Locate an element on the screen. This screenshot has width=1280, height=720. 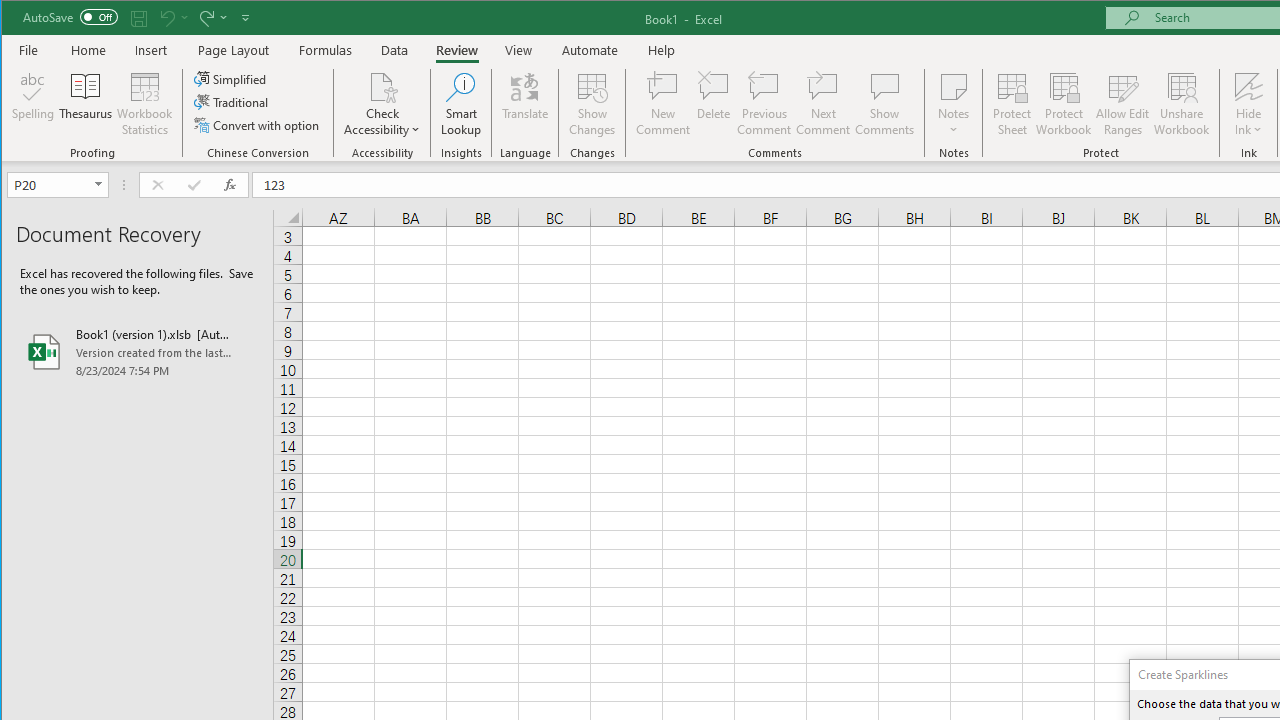
'Unshare Workbook' is located at coordinates (1182, 104).